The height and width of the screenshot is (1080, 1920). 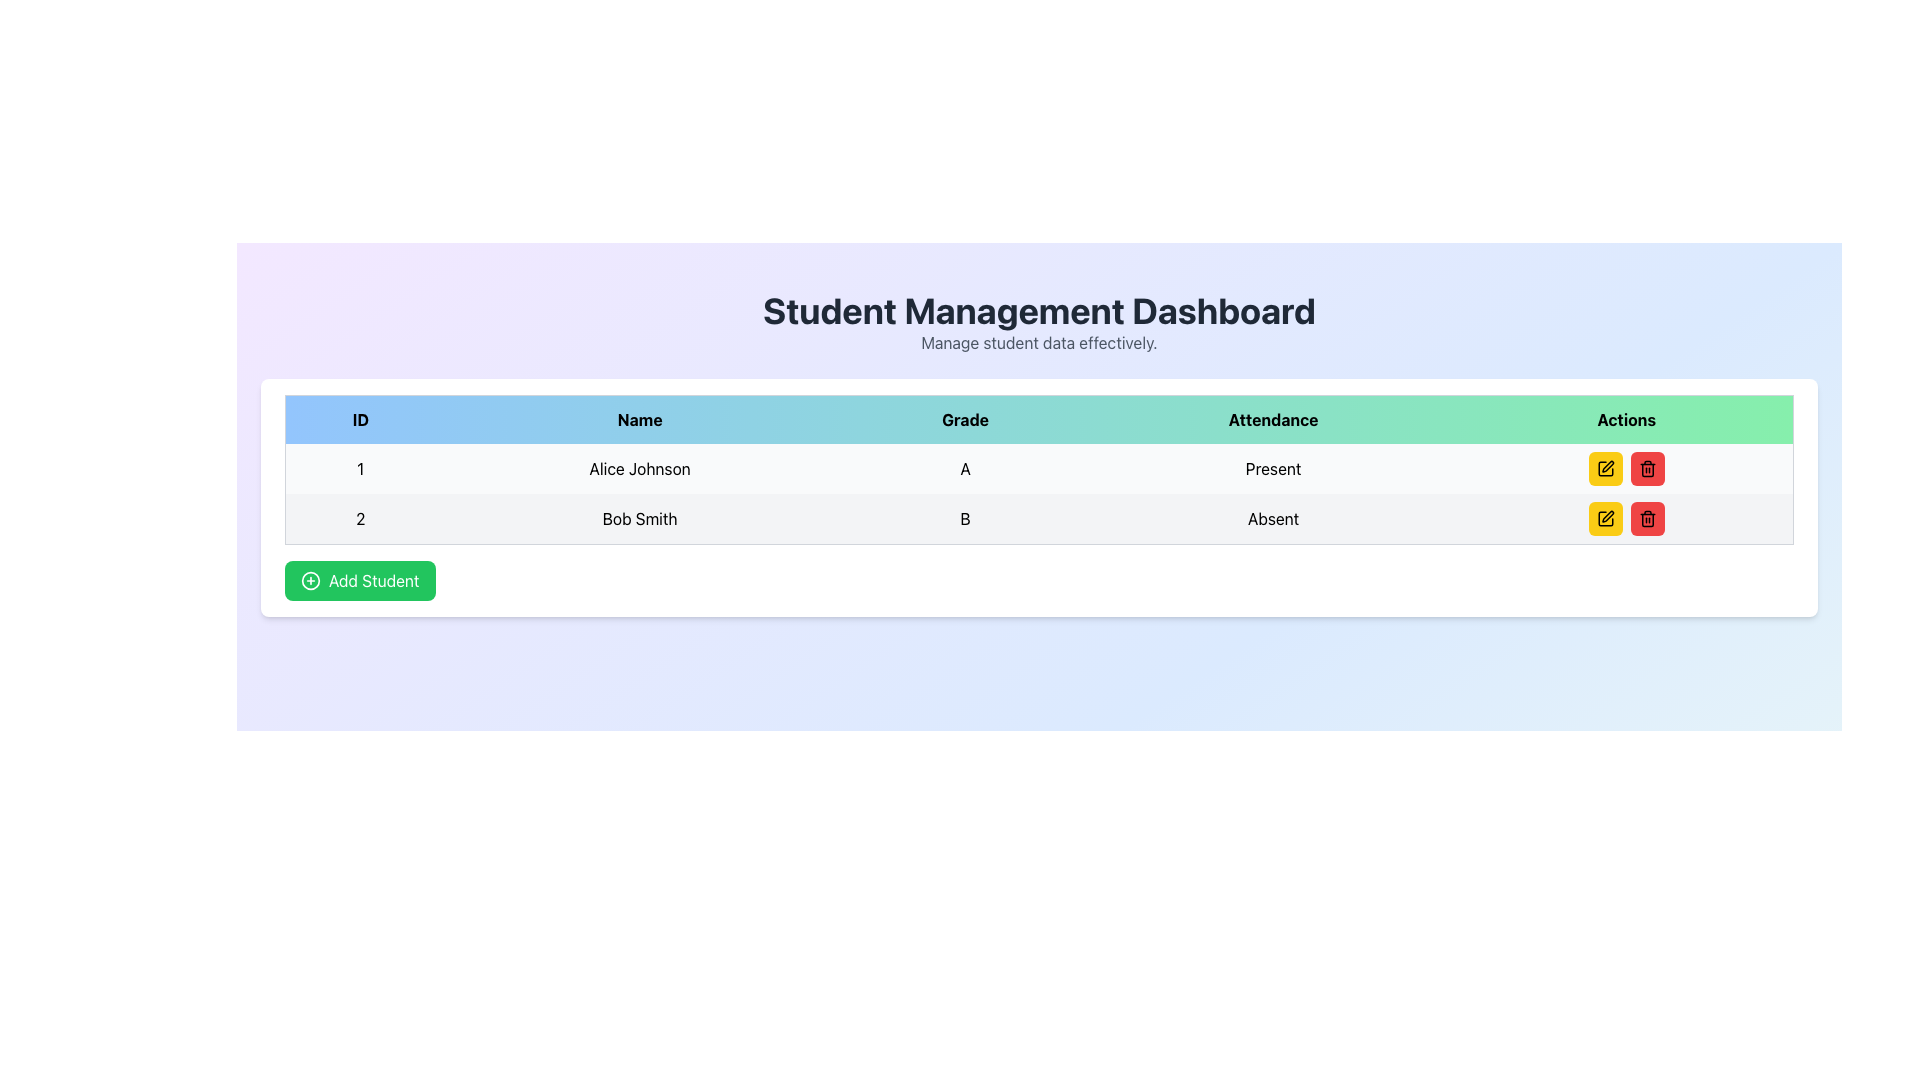 I want to click on the text label displaying 'Bob Smith', so click(x=638, y=518).